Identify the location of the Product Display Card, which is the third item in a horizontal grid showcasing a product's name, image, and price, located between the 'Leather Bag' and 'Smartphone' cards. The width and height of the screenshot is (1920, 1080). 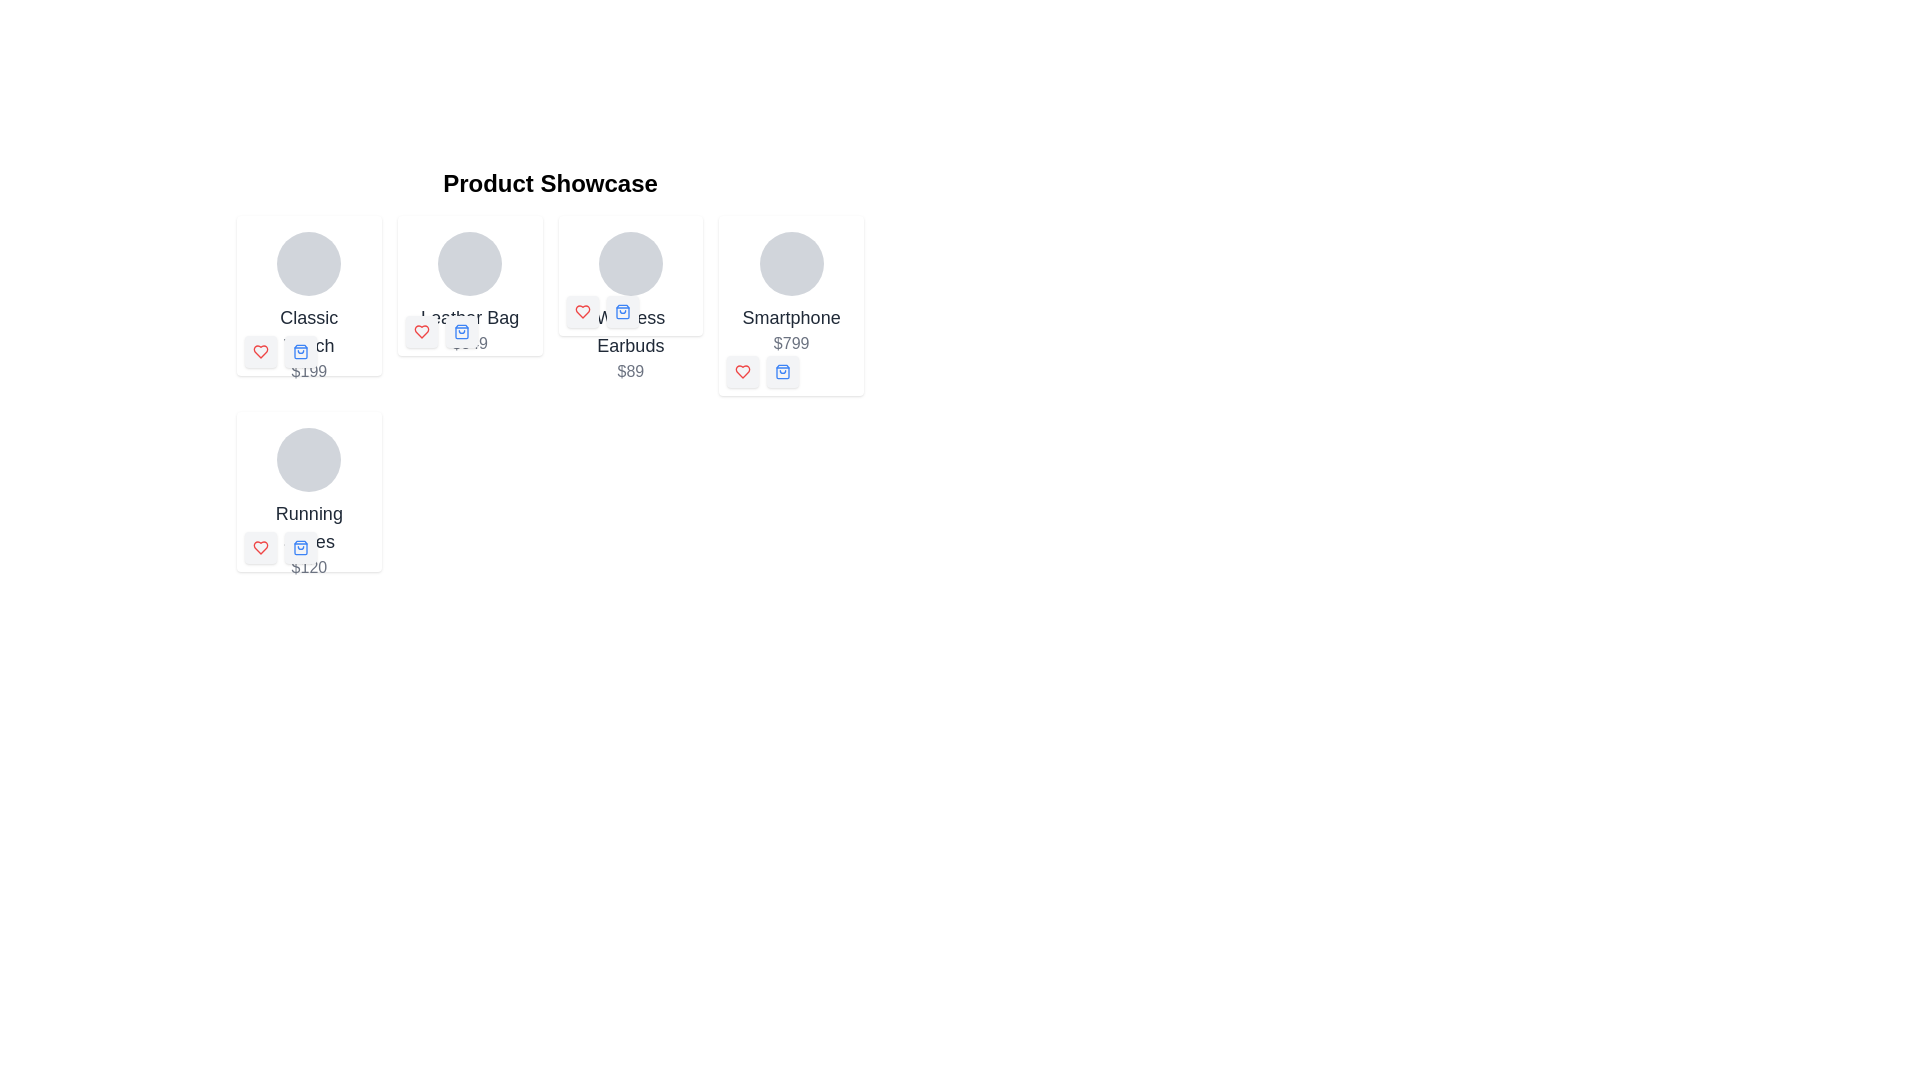
(629, 276).